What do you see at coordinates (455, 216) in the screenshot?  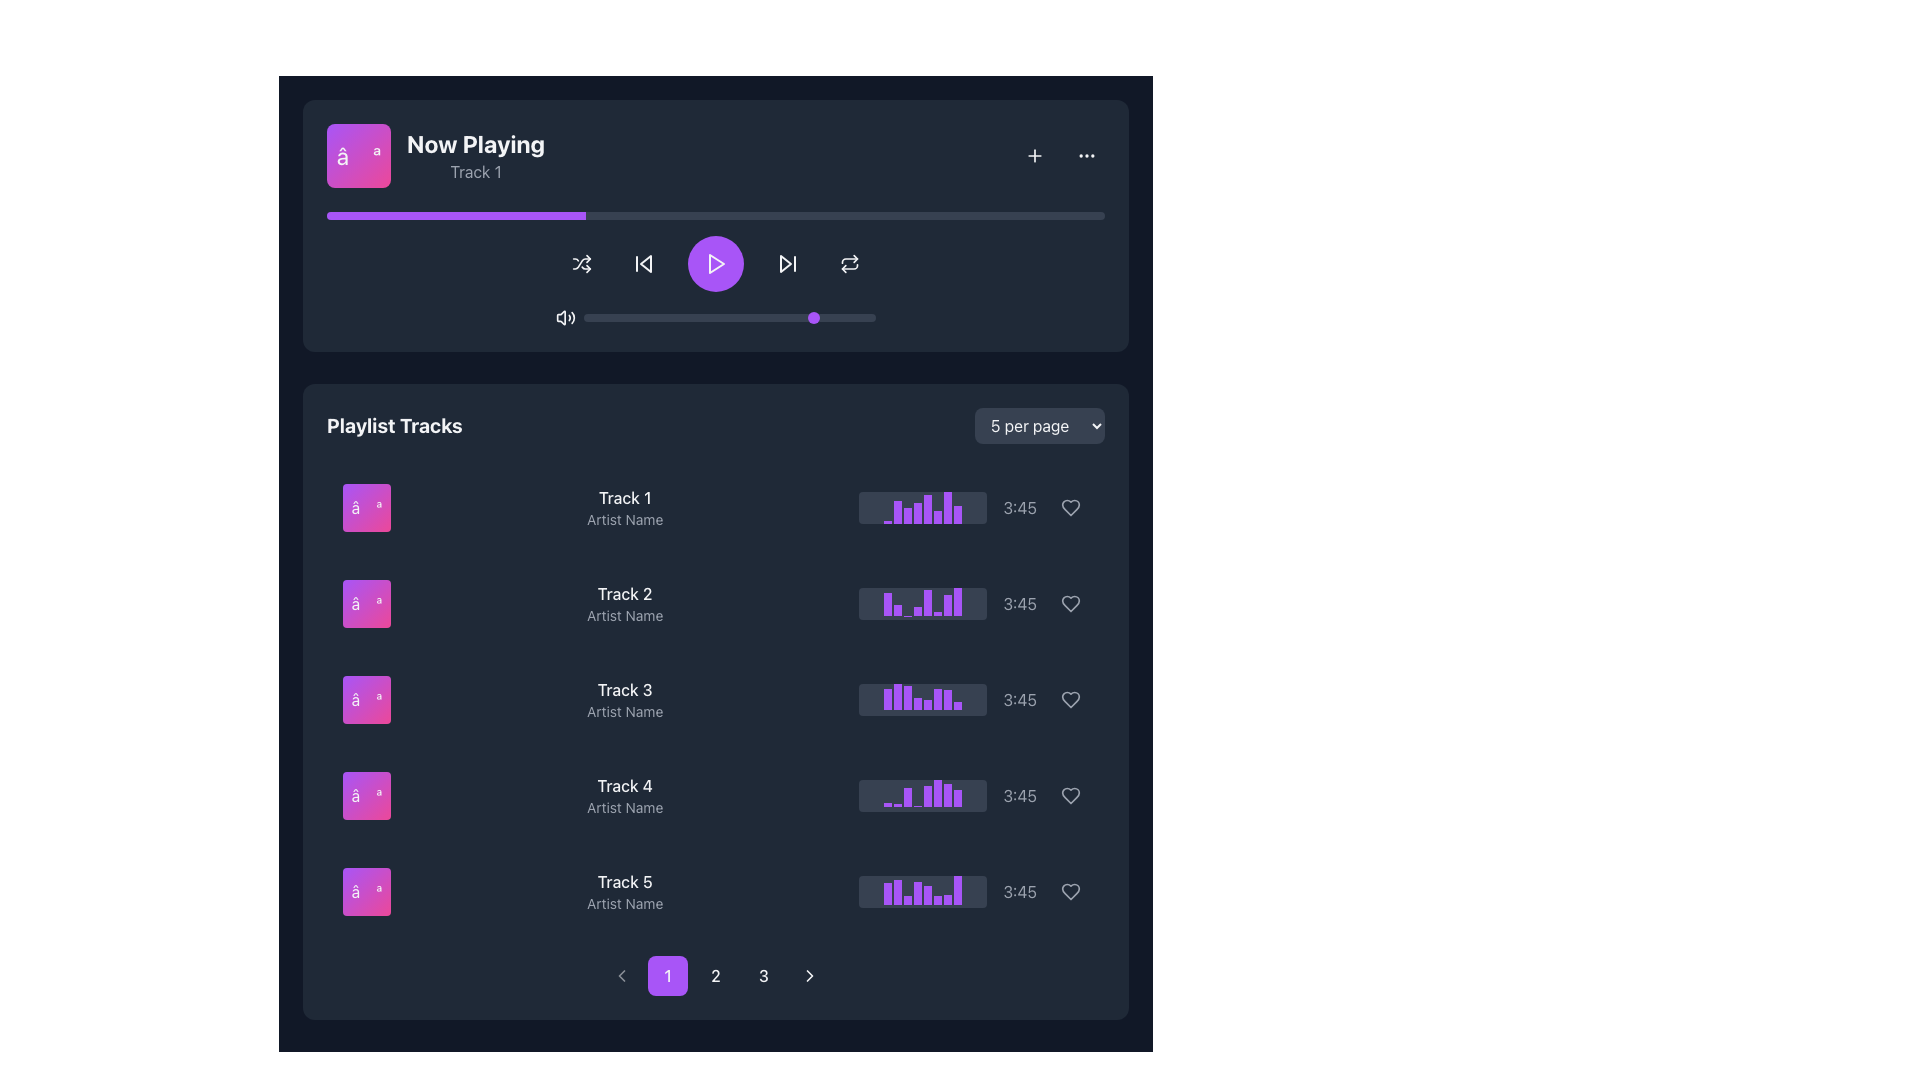 I see `the filled portion of the progress bar in the 'Now Playing' section to skip to a specific position in the media` at bounding box center [455, 216].